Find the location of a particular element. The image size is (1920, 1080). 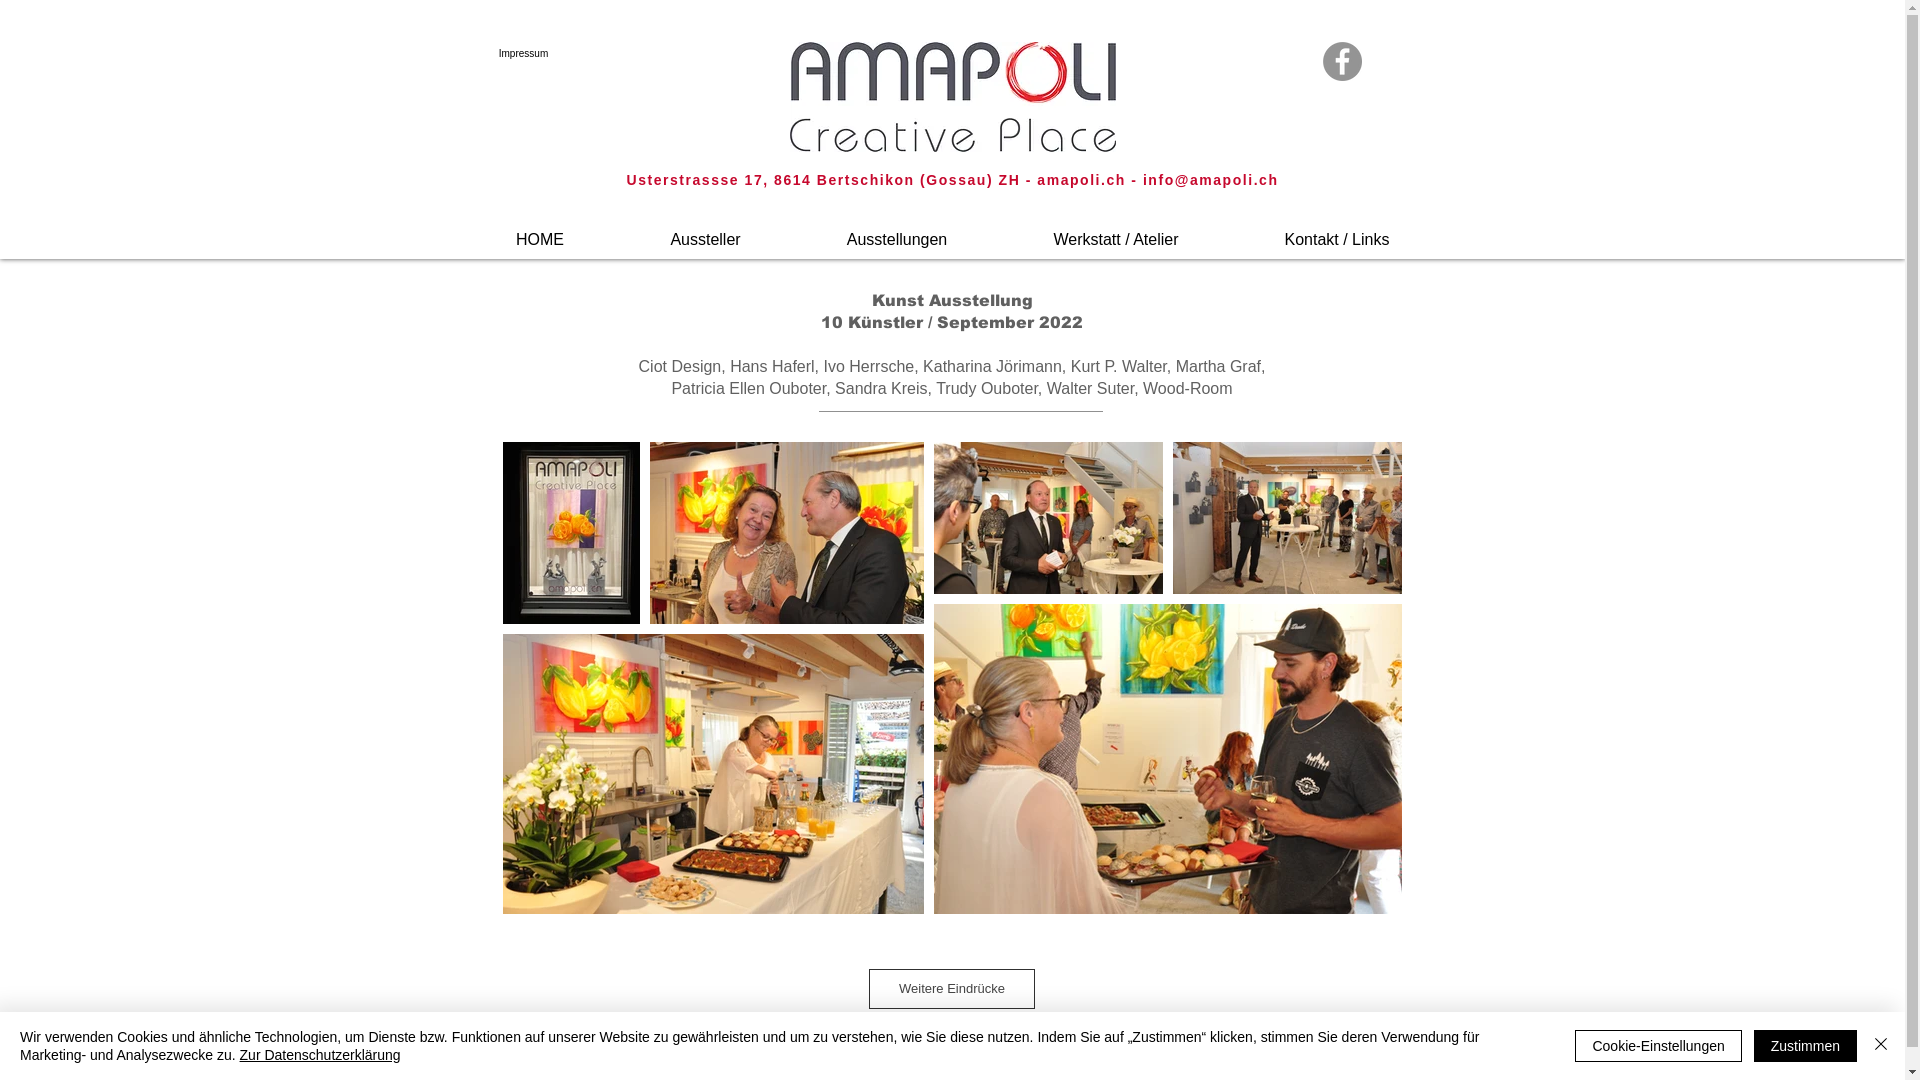

'Kontakt / Links' is located at coordinates (1337, 230).